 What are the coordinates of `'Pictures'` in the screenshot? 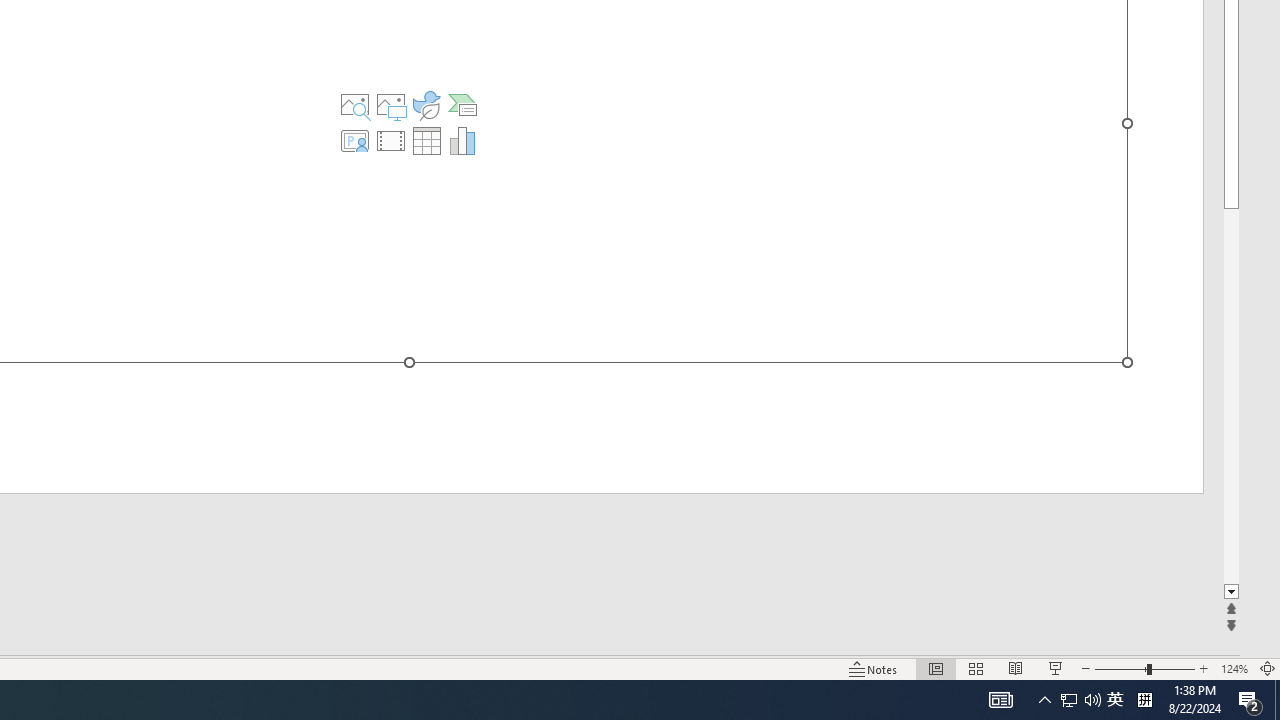 It's located at (391, 105).